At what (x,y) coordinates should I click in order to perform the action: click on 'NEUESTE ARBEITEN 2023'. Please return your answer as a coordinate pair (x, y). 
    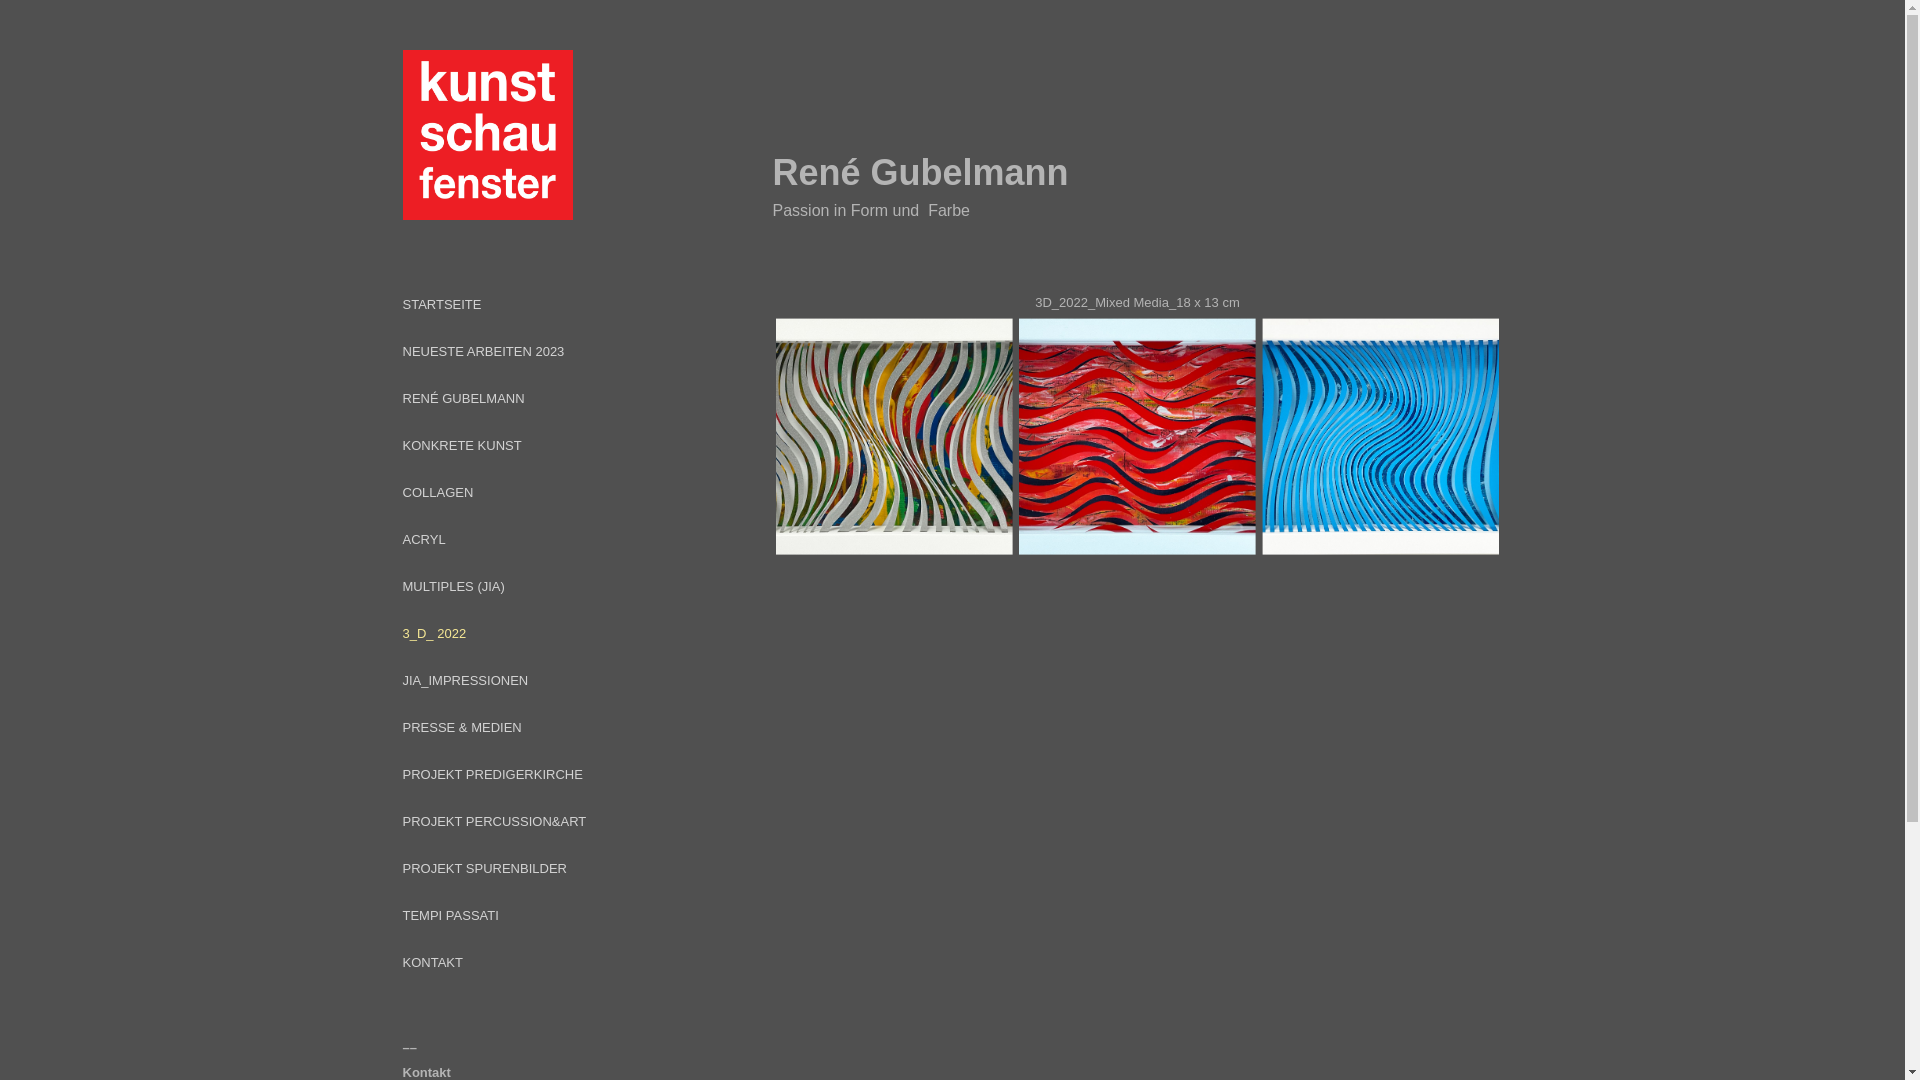
    Looking at the image, I should click on (483, 350).